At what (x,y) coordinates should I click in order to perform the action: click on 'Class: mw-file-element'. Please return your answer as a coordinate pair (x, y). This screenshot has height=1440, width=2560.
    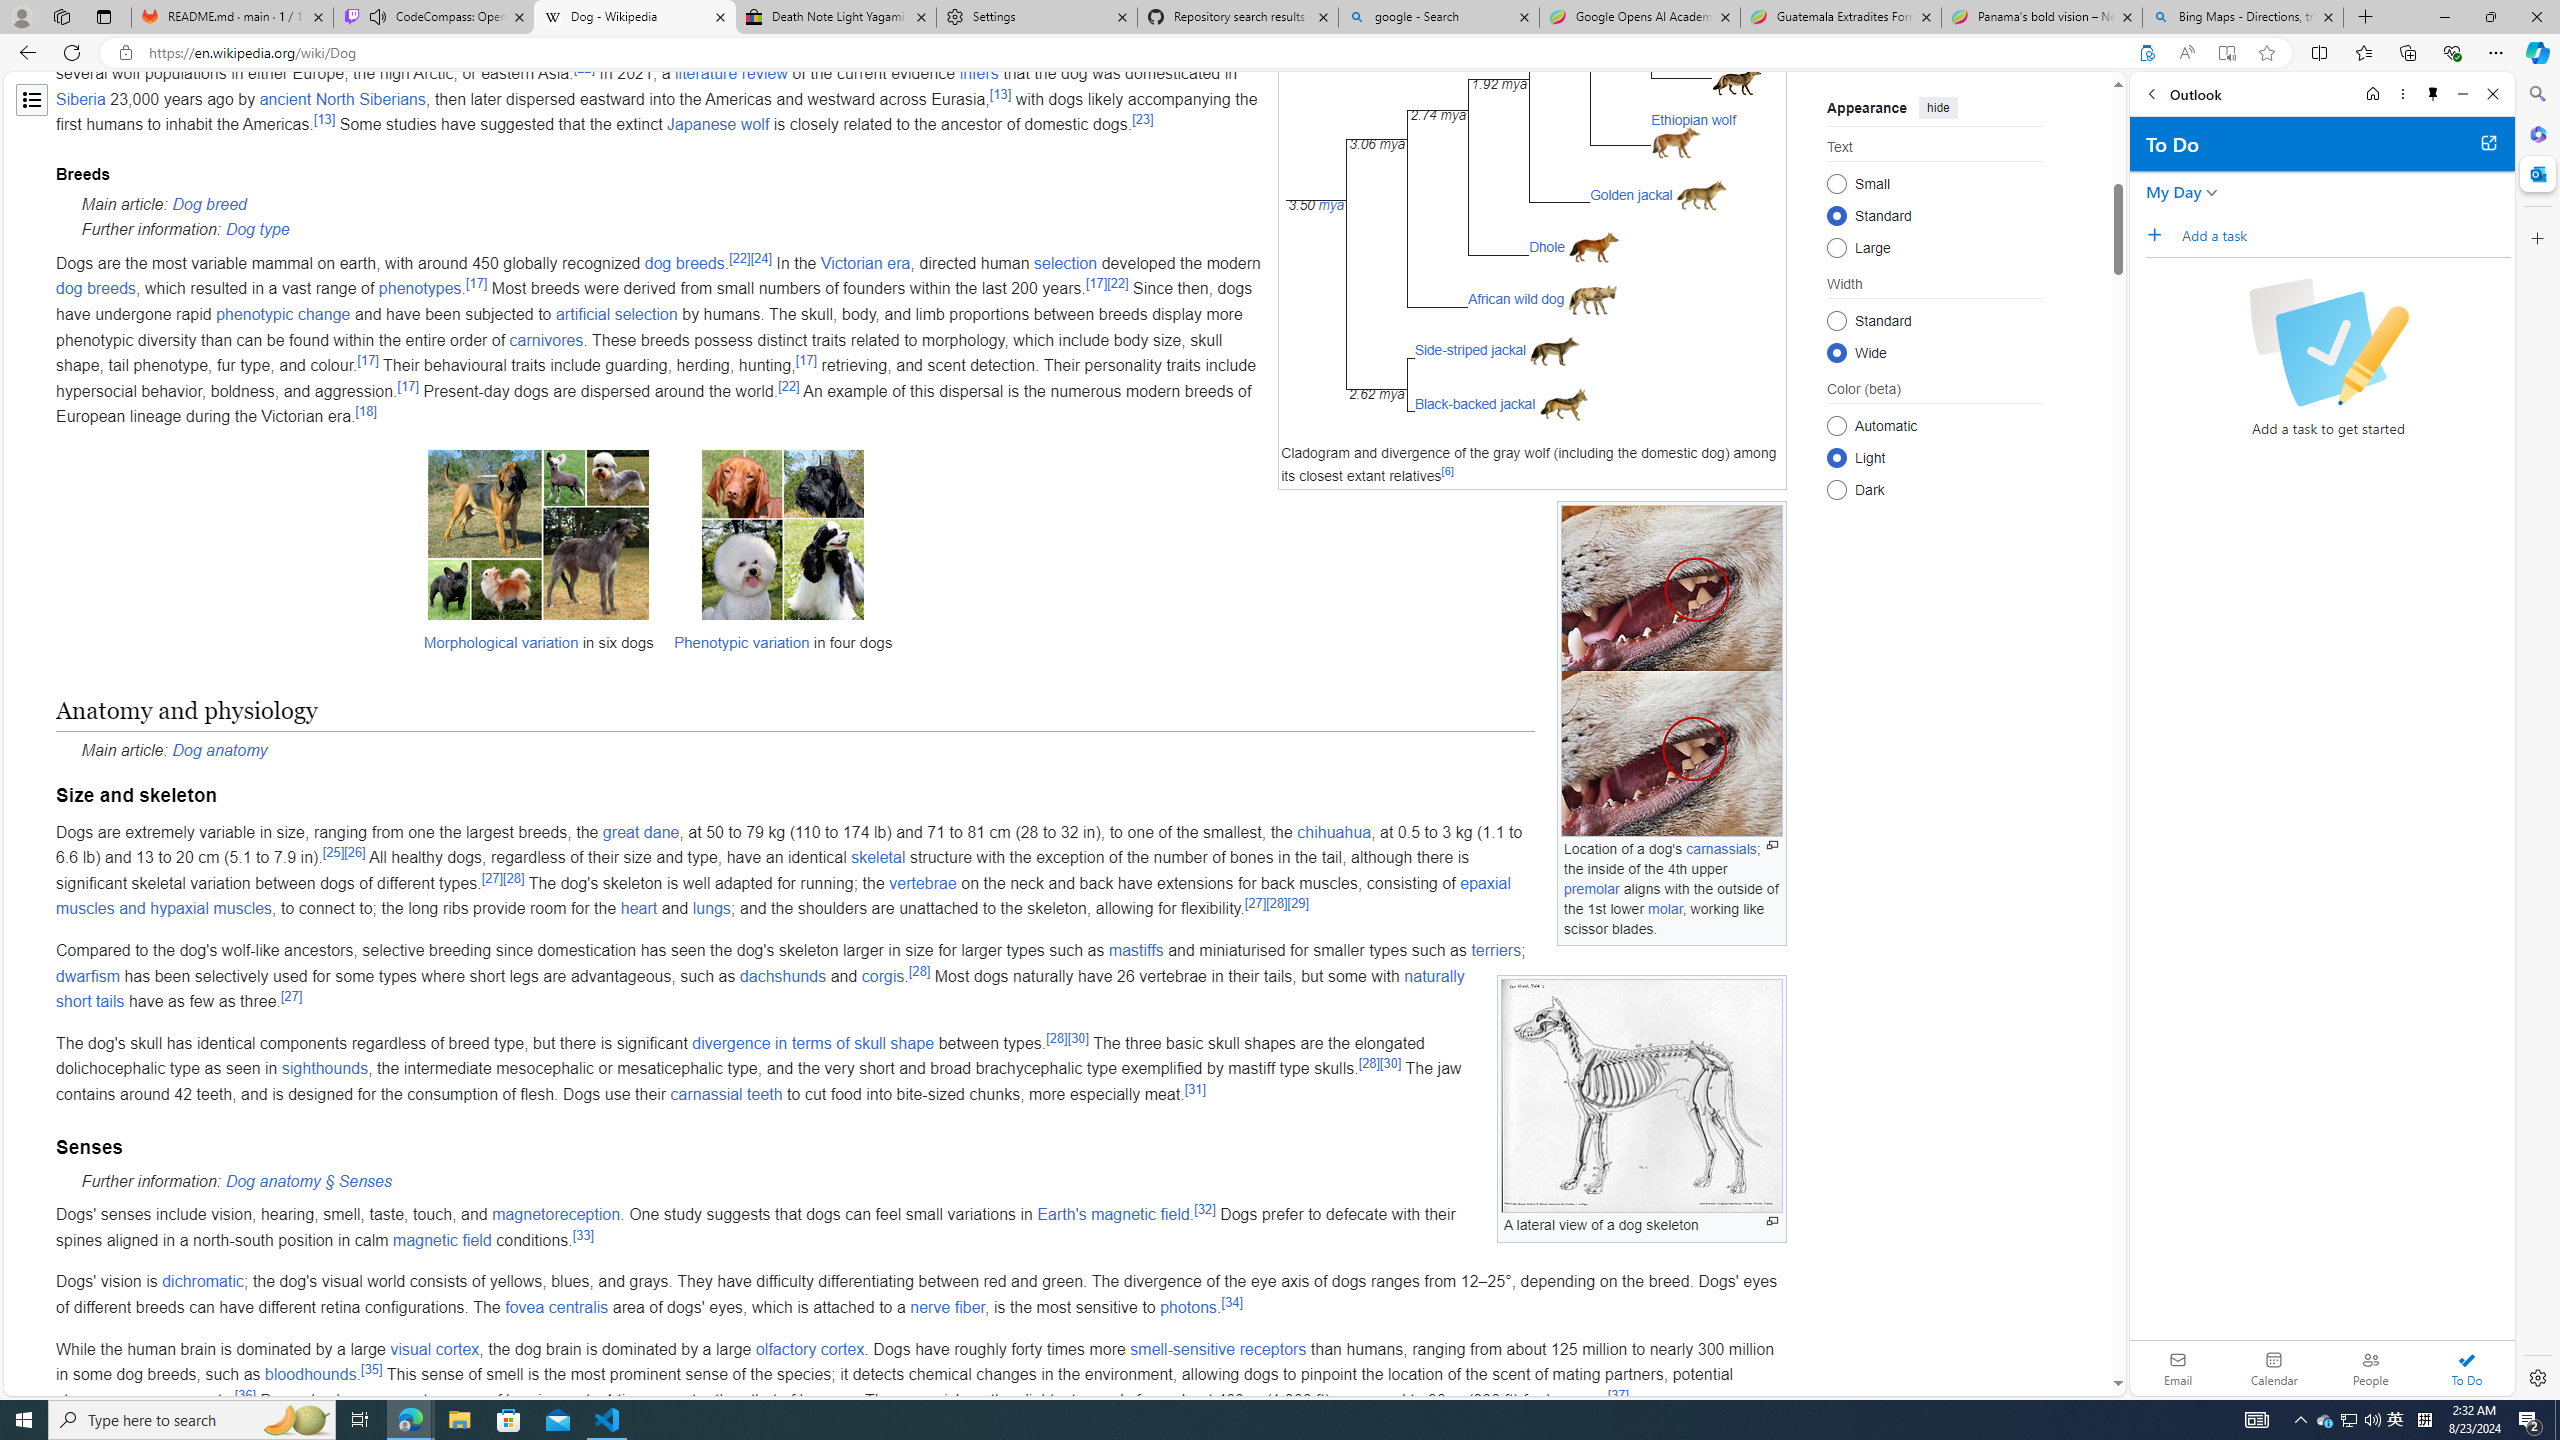
    Looking at the image, I should click on (1639, 1095).